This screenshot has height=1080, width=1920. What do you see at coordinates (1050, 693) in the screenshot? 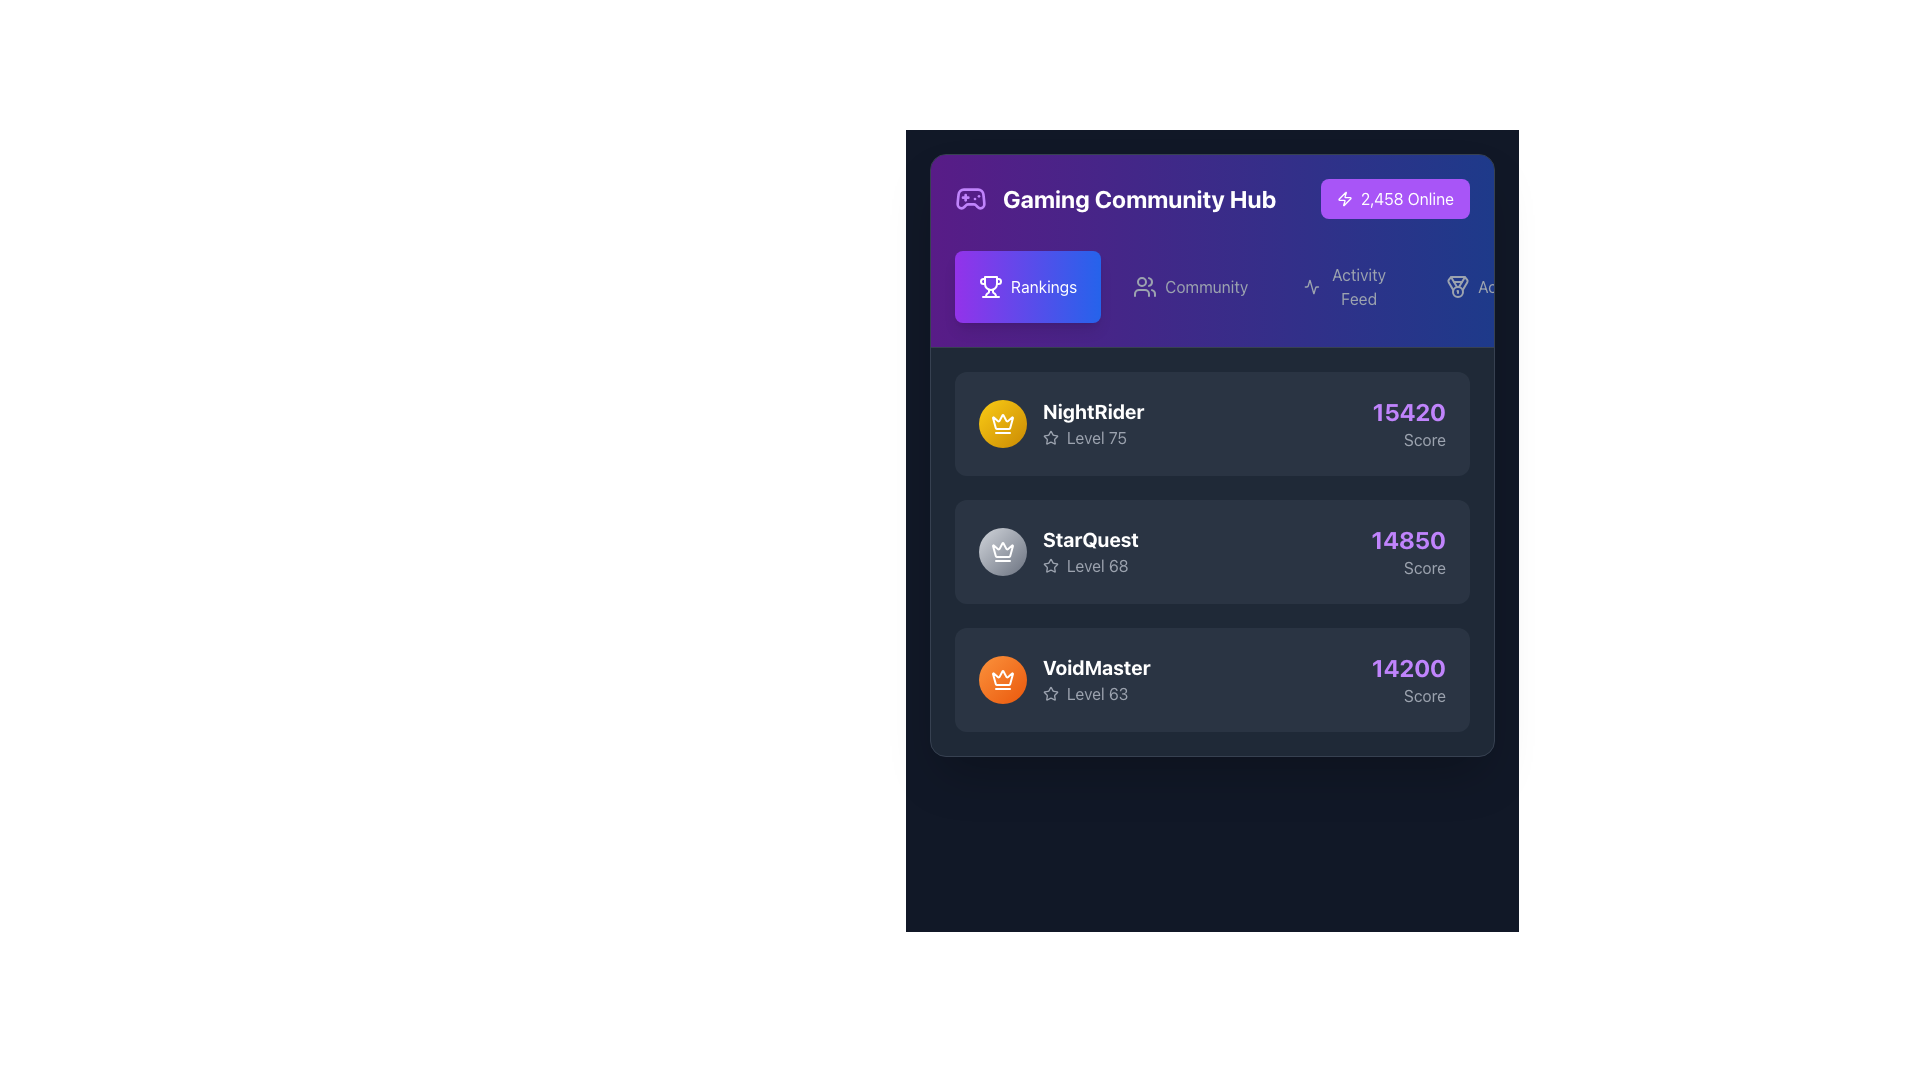
I see `the star icon with a hollow interior and gray outline located adjacent to the text 'Level 63' in the leaderboard for user 'VoidMaster'` at bounding box center [1050, 693].